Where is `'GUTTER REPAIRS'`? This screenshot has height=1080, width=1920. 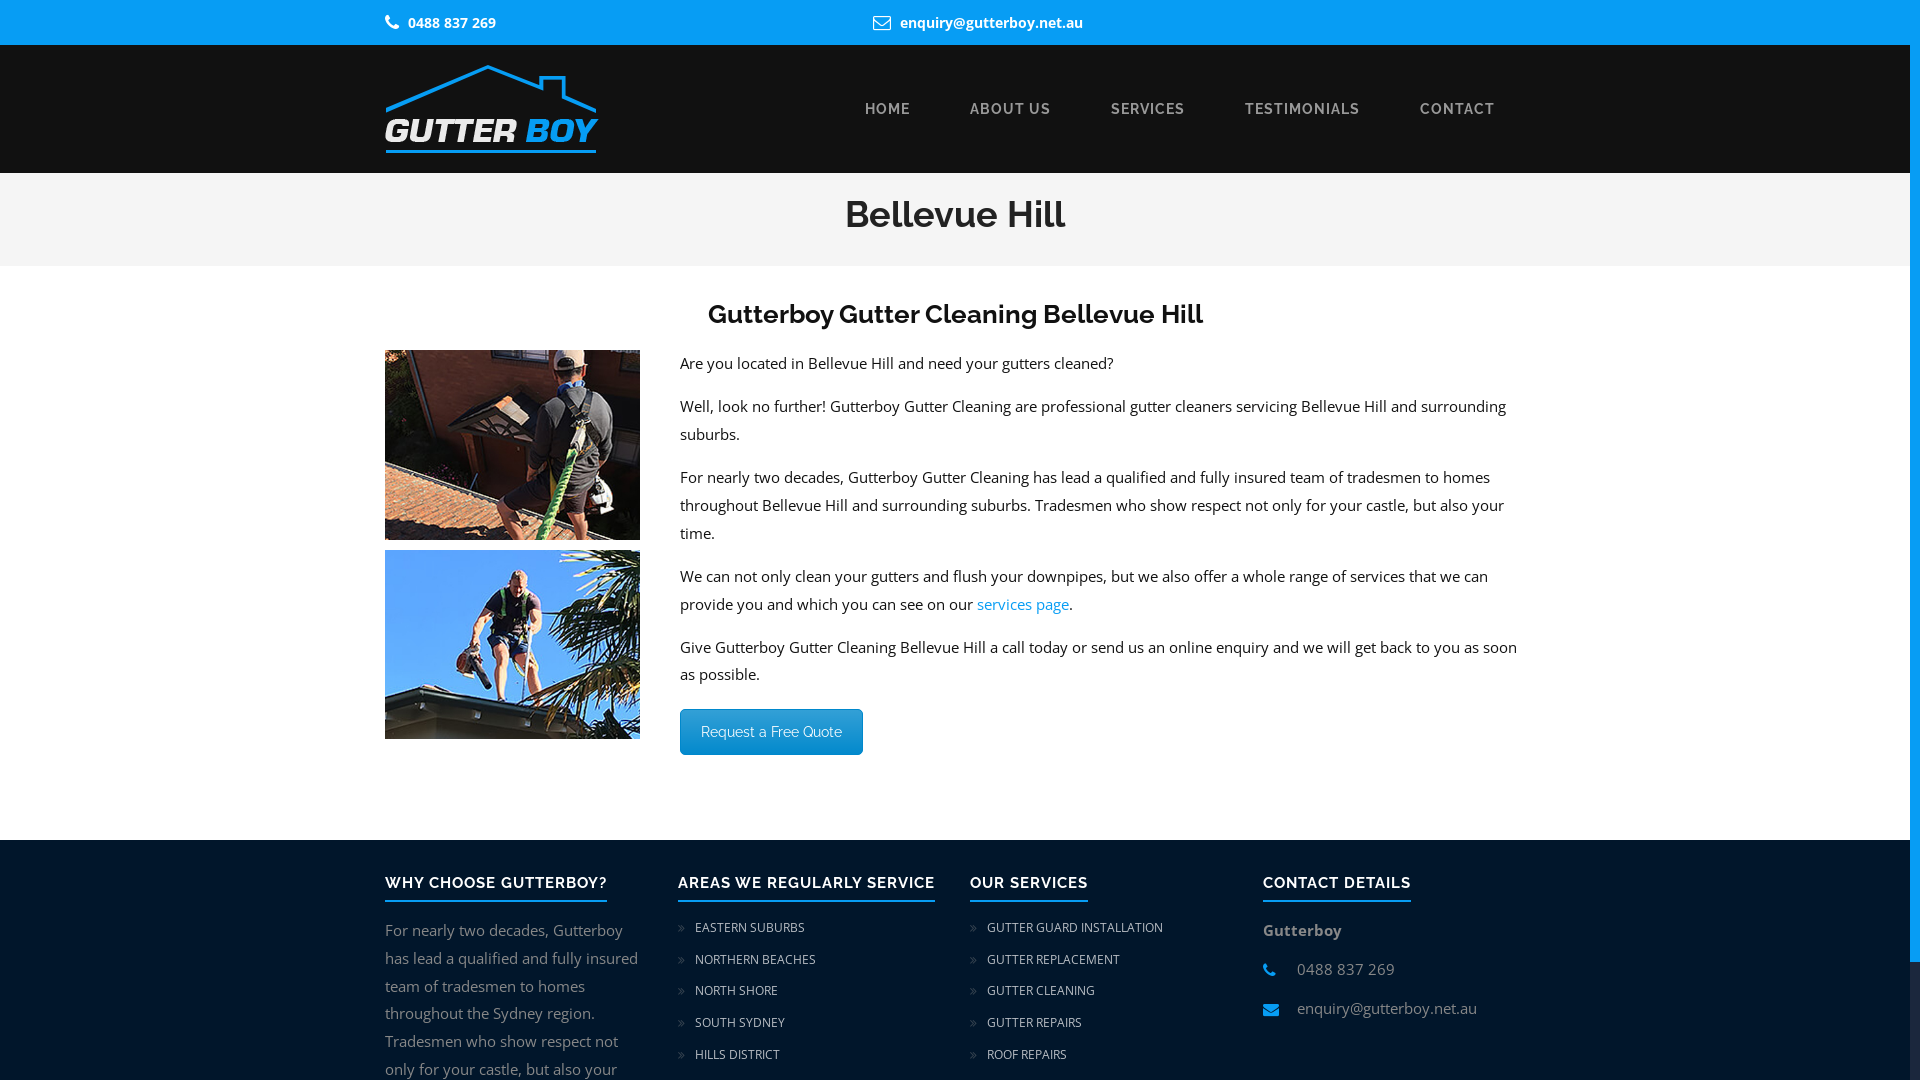
'GUTTER REPAIRS' is located at coordinates (1034, 1022).